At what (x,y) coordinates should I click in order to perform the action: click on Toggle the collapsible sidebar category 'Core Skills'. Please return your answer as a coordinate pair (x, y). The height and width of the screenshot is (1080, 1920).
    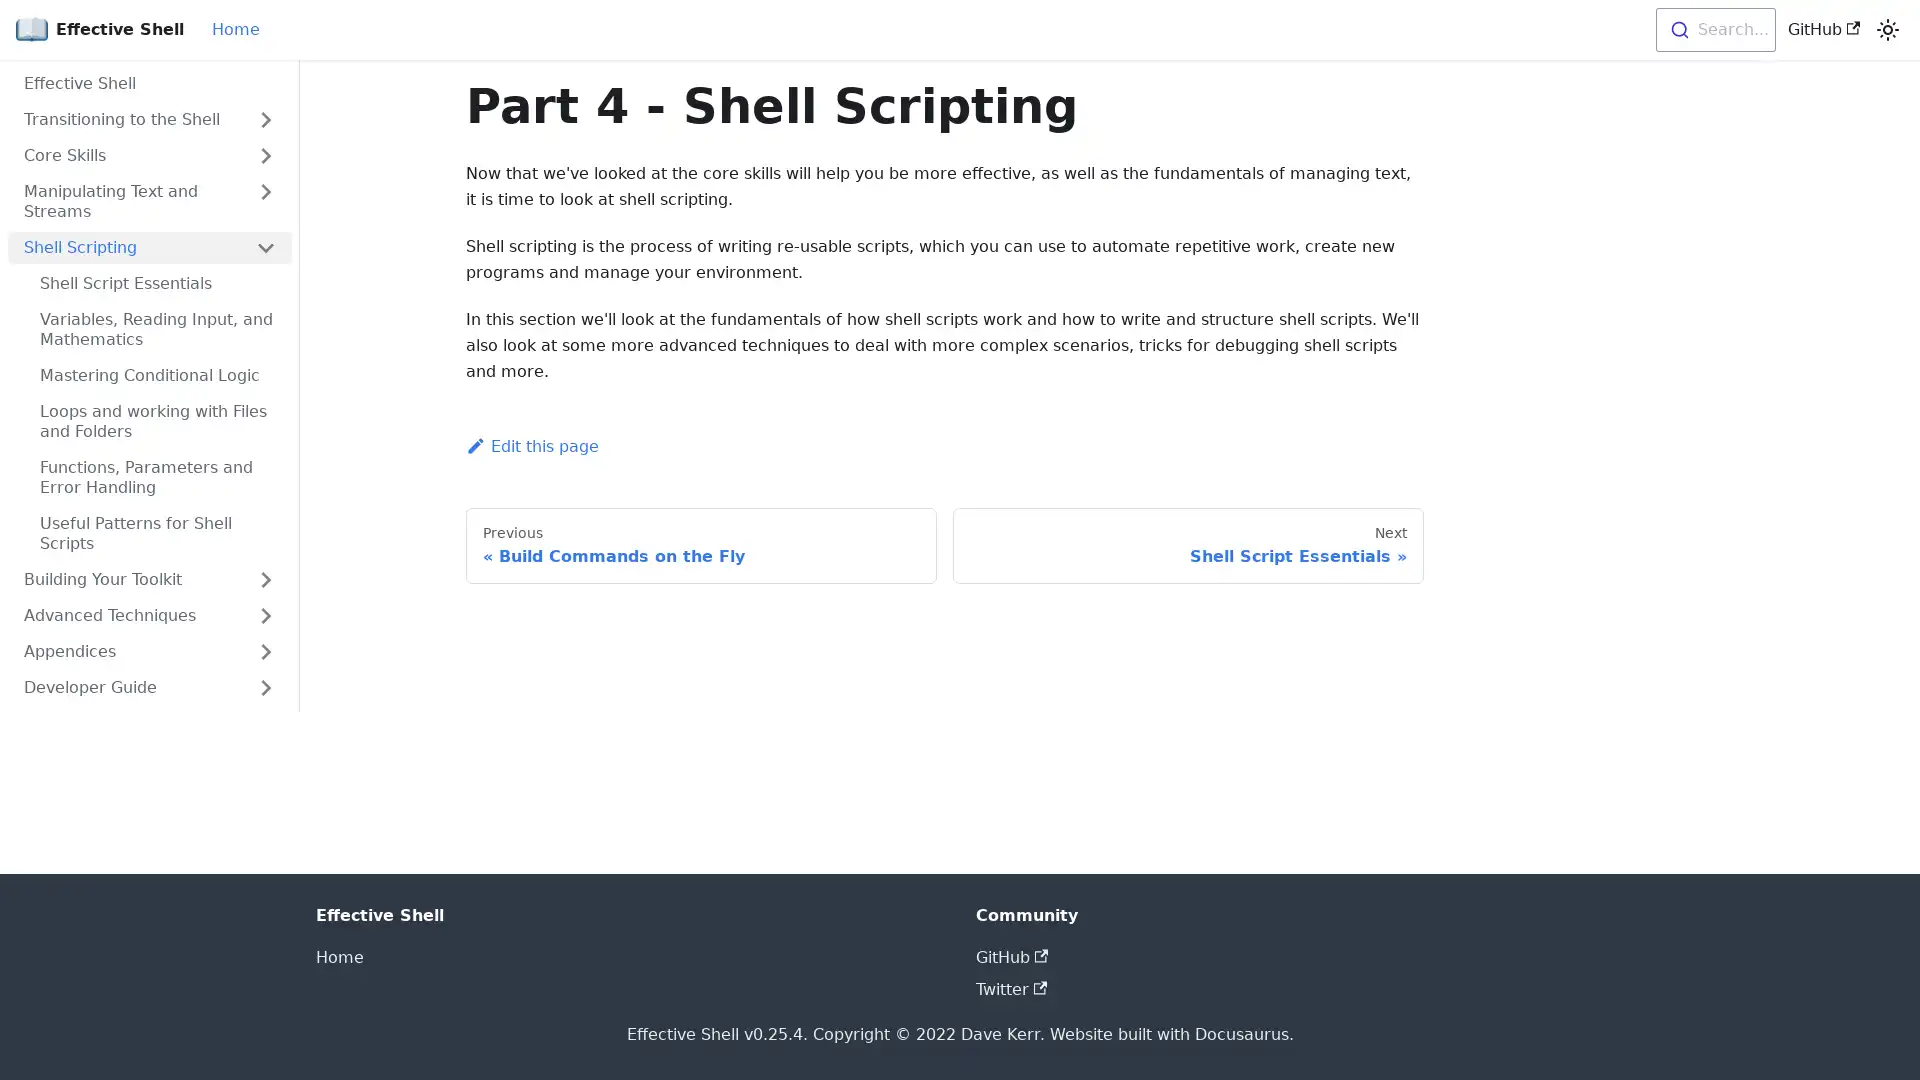
    Looking at the image, I should click on (264, 154).